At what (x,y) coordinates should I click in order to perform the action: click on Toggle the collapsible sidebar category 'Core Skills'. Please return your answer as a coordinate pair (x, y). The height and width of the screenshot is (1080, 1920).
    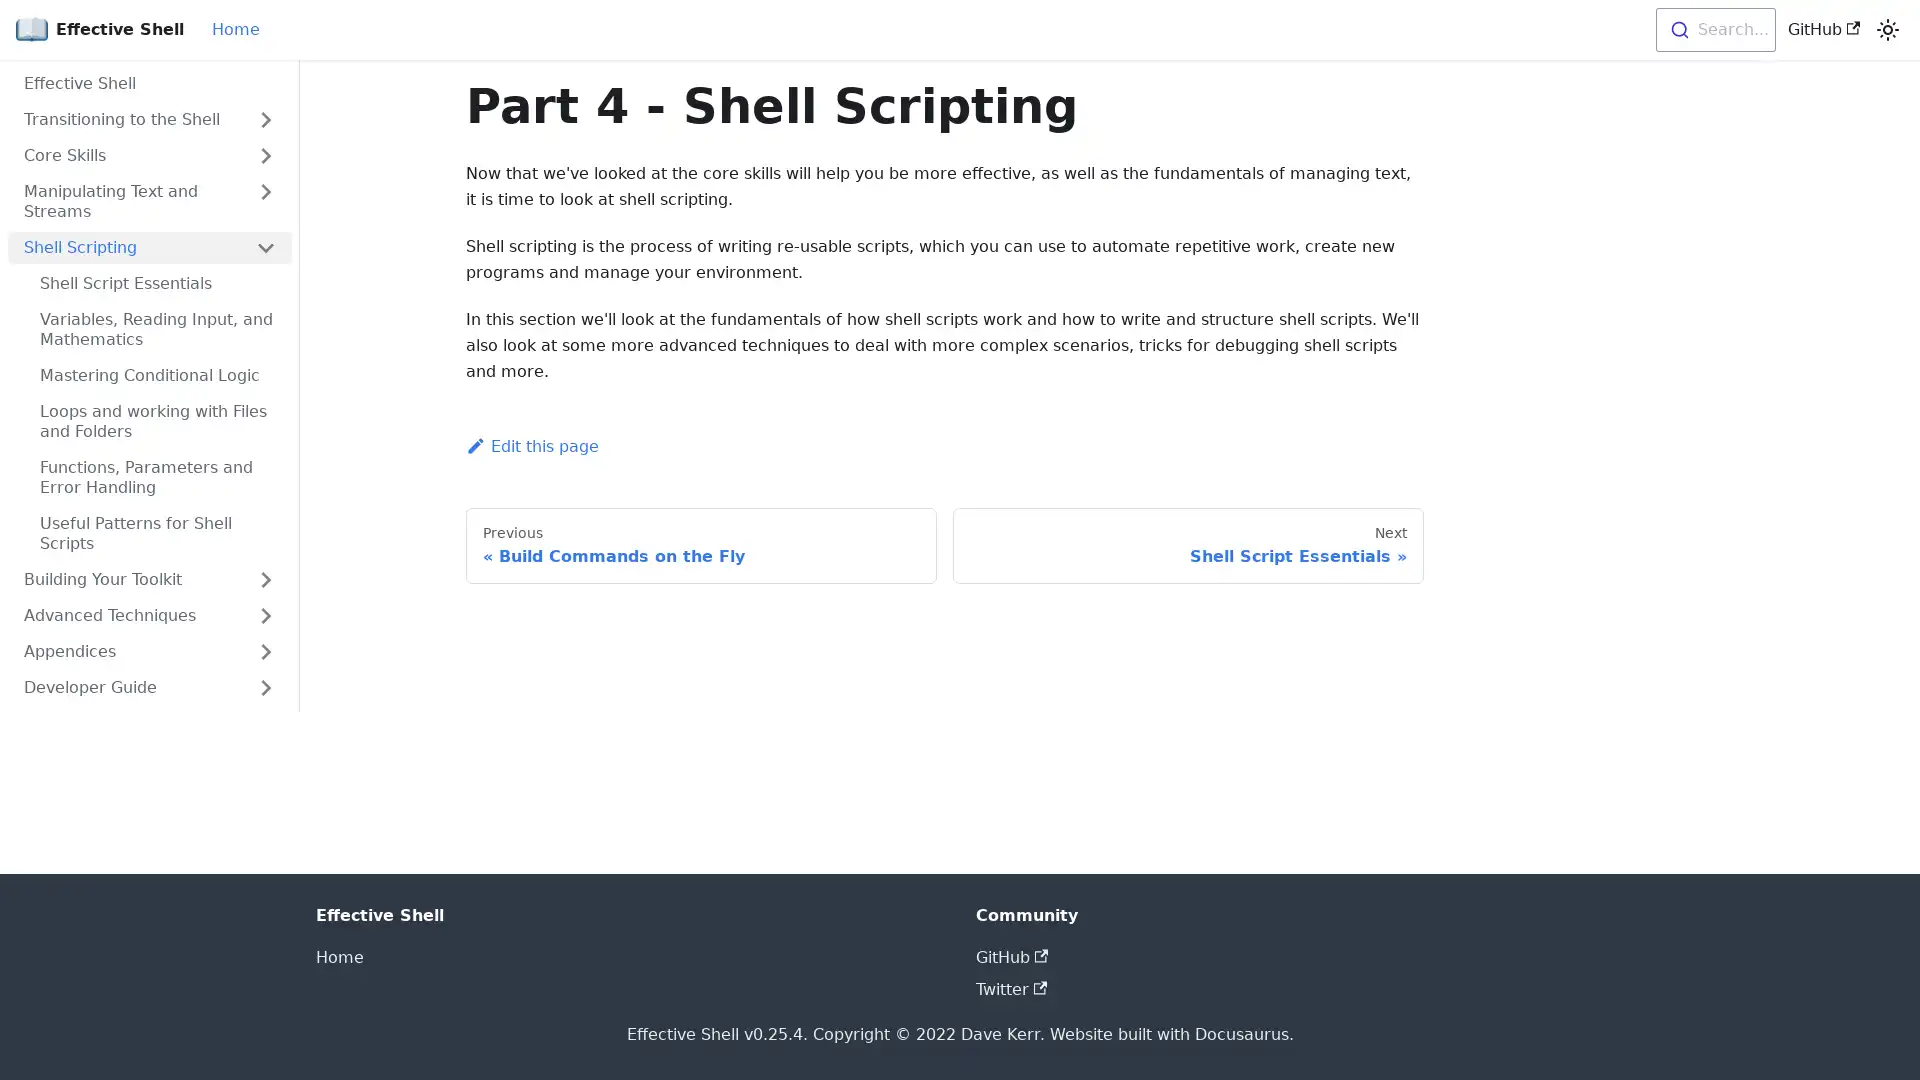
    Looking at the image, I should click on (264, 154).